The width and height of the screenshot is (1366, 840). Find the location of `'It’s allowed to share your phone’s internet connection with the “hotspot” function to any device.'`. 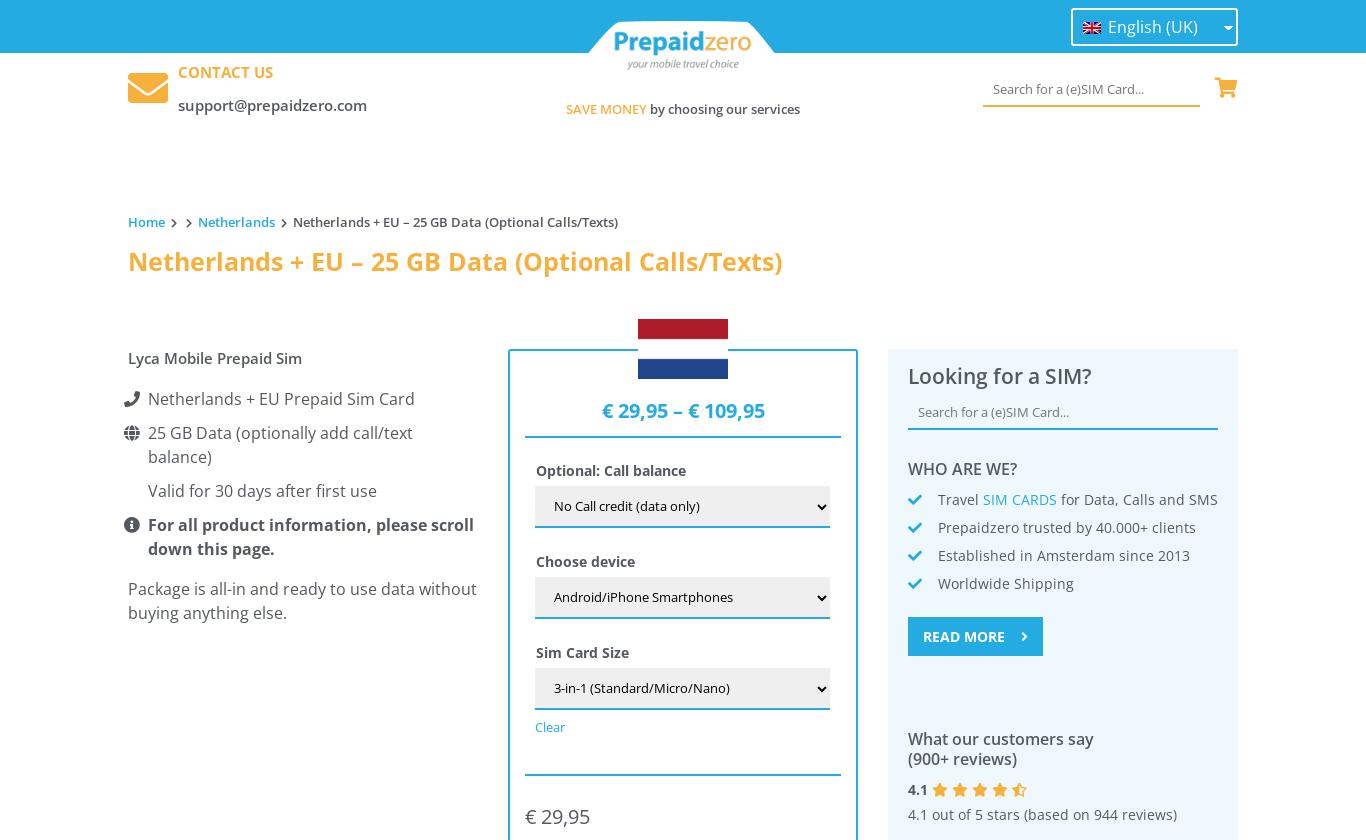

'It’s allowed to share your phone’s internet connection with the “hotspot” function to any device.' is located at coordinates (454, 516).